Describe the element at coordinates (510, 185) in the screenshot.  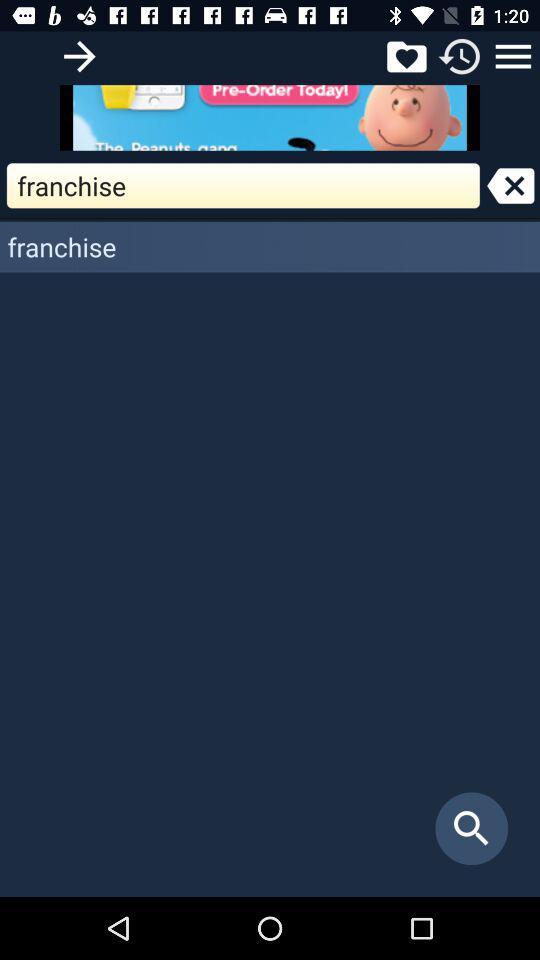
I see `clear search bar` at that location.